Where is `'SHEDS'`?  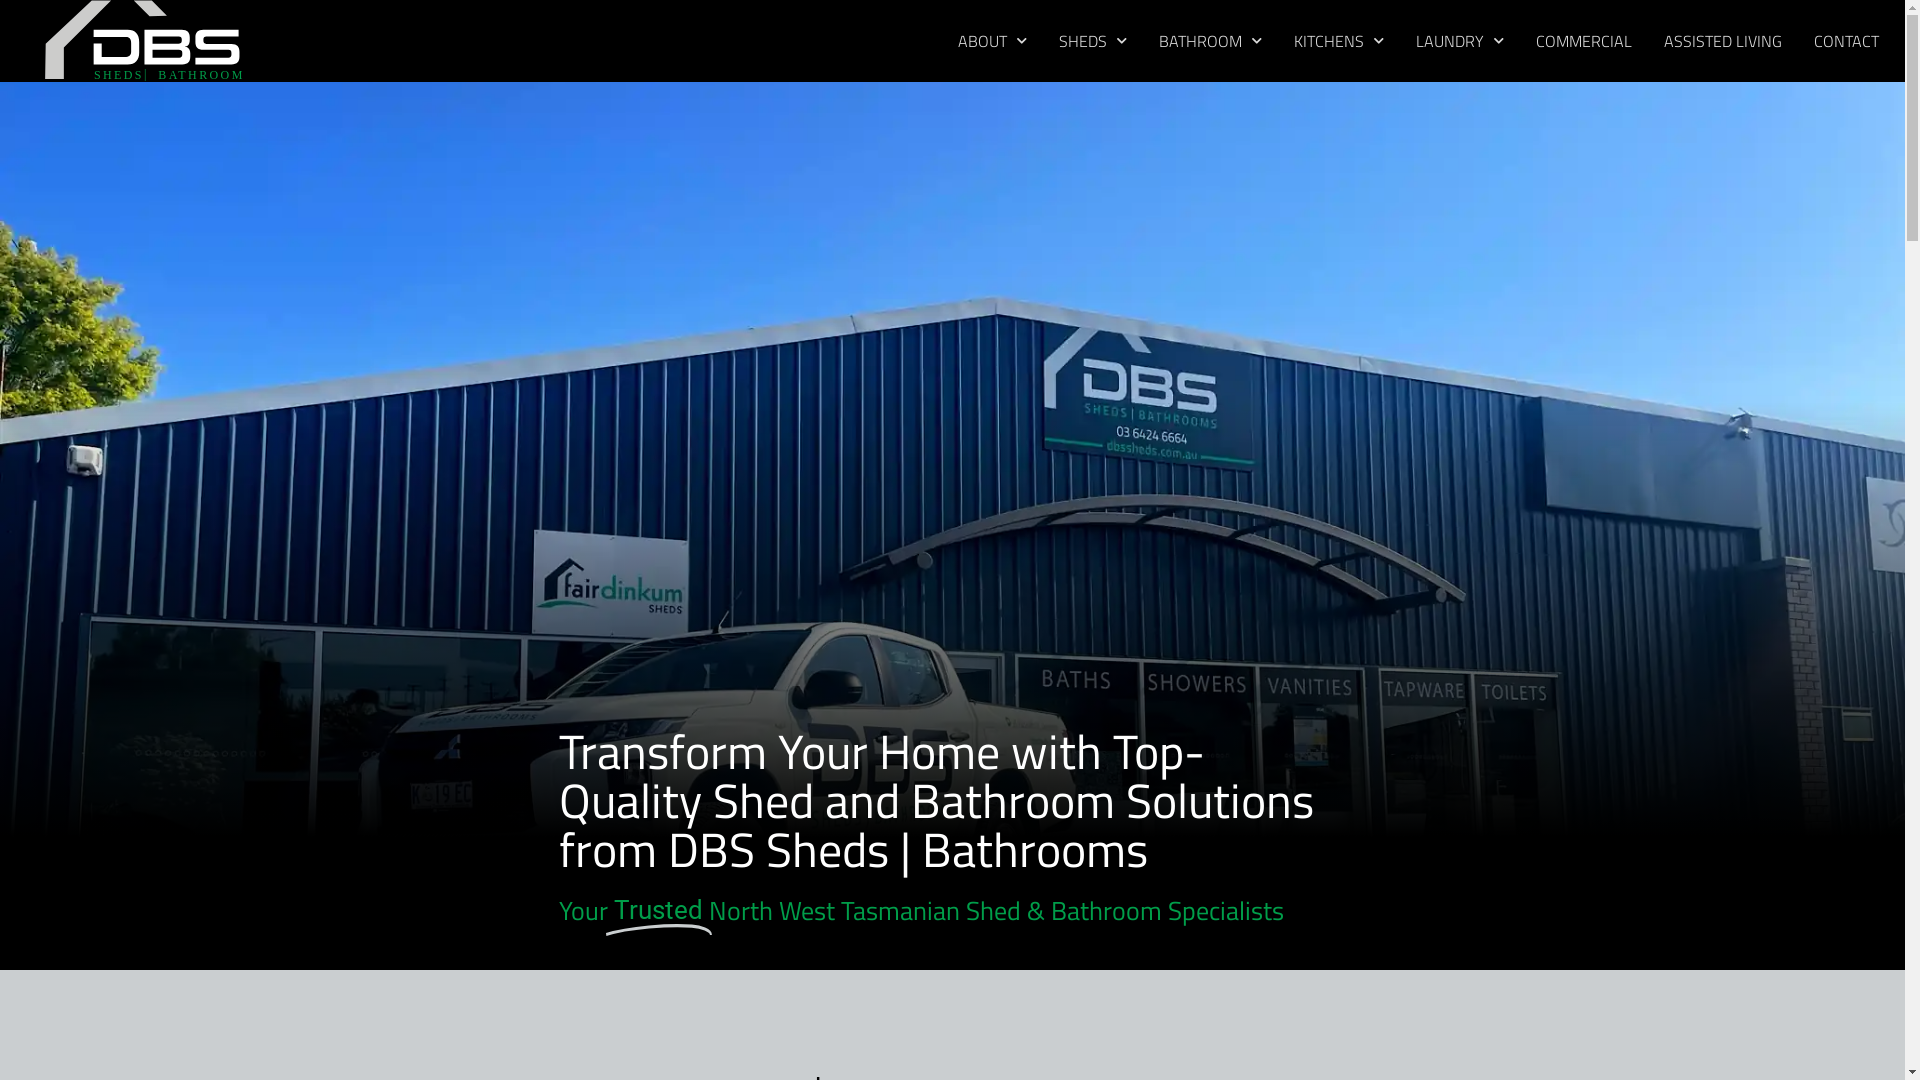 'SHEDS' is located at coordinates (1092, 41).